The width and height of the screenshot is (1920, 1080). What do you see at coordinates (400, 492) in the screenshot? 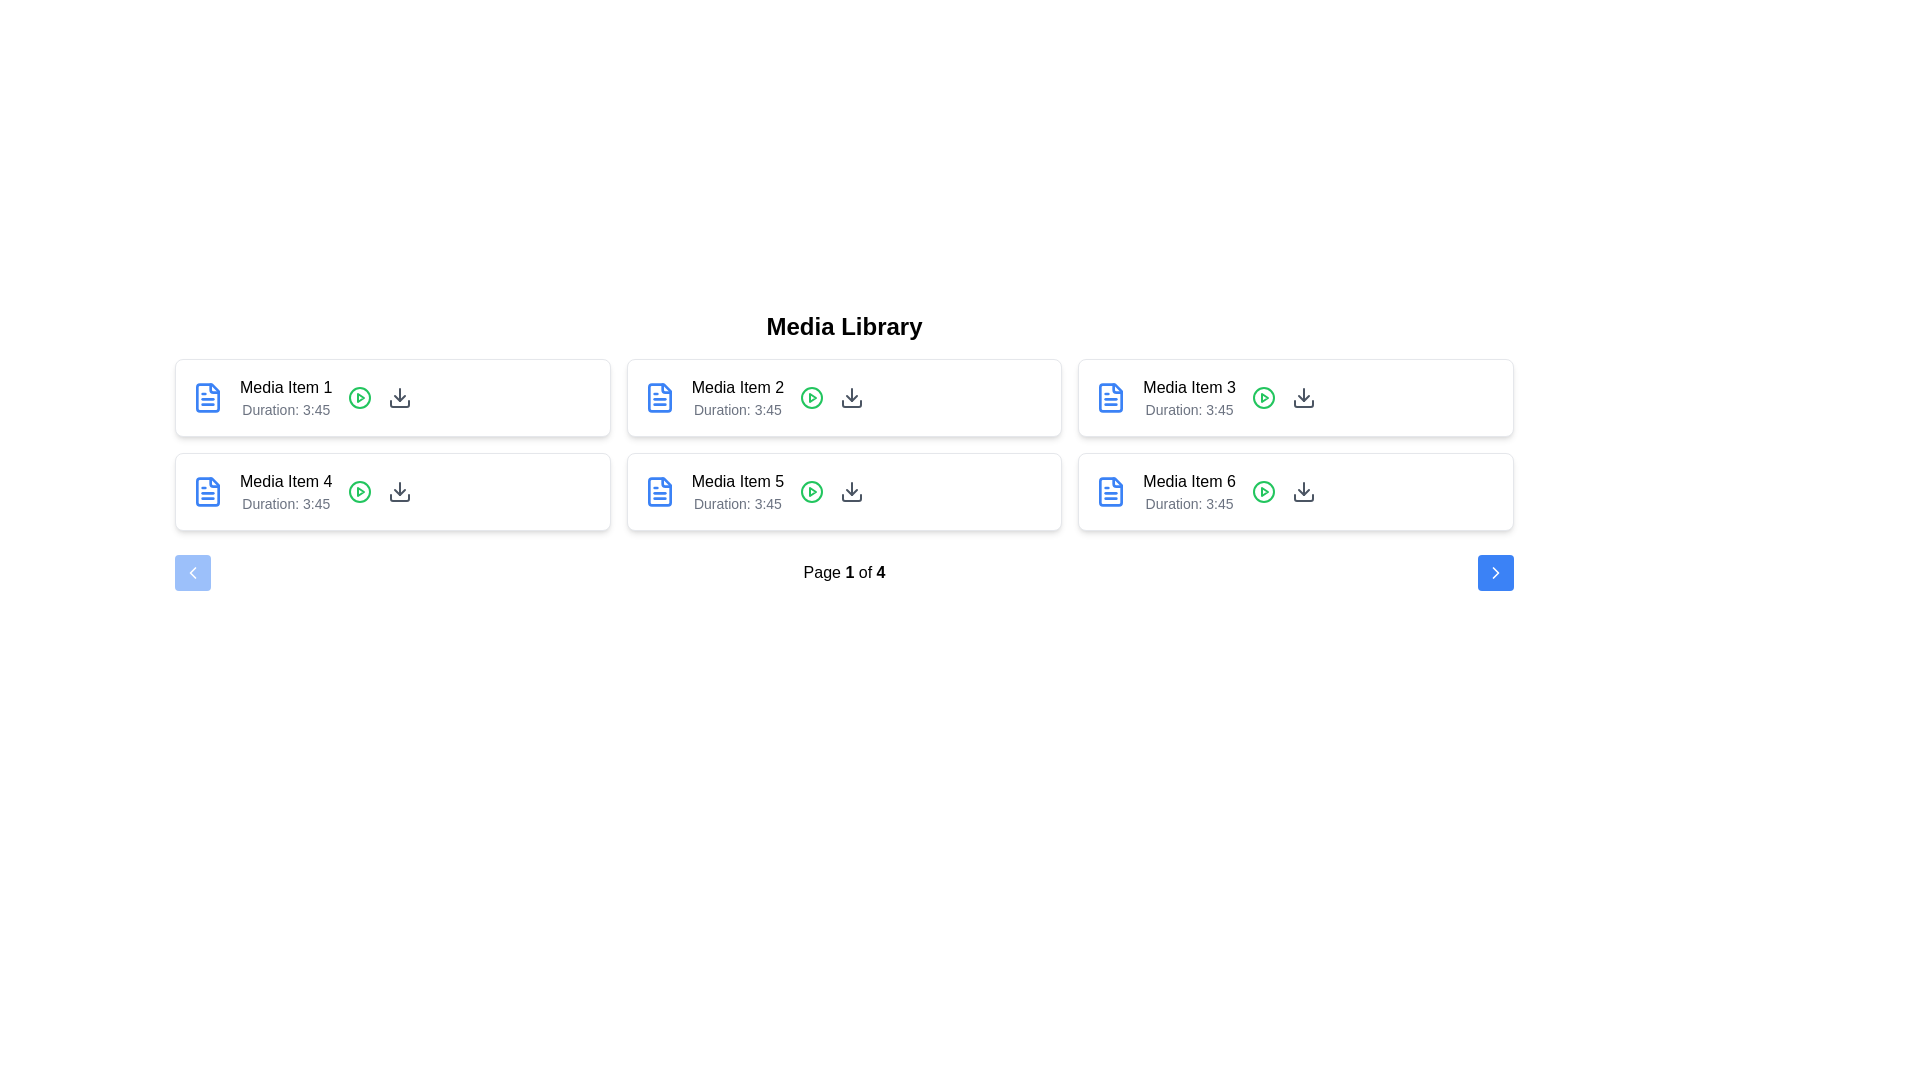
I see `the Download icon located in the panel for 'Media Item 4', positioned in the left column of the second row in the media grid` at bounding box center [400, 492].